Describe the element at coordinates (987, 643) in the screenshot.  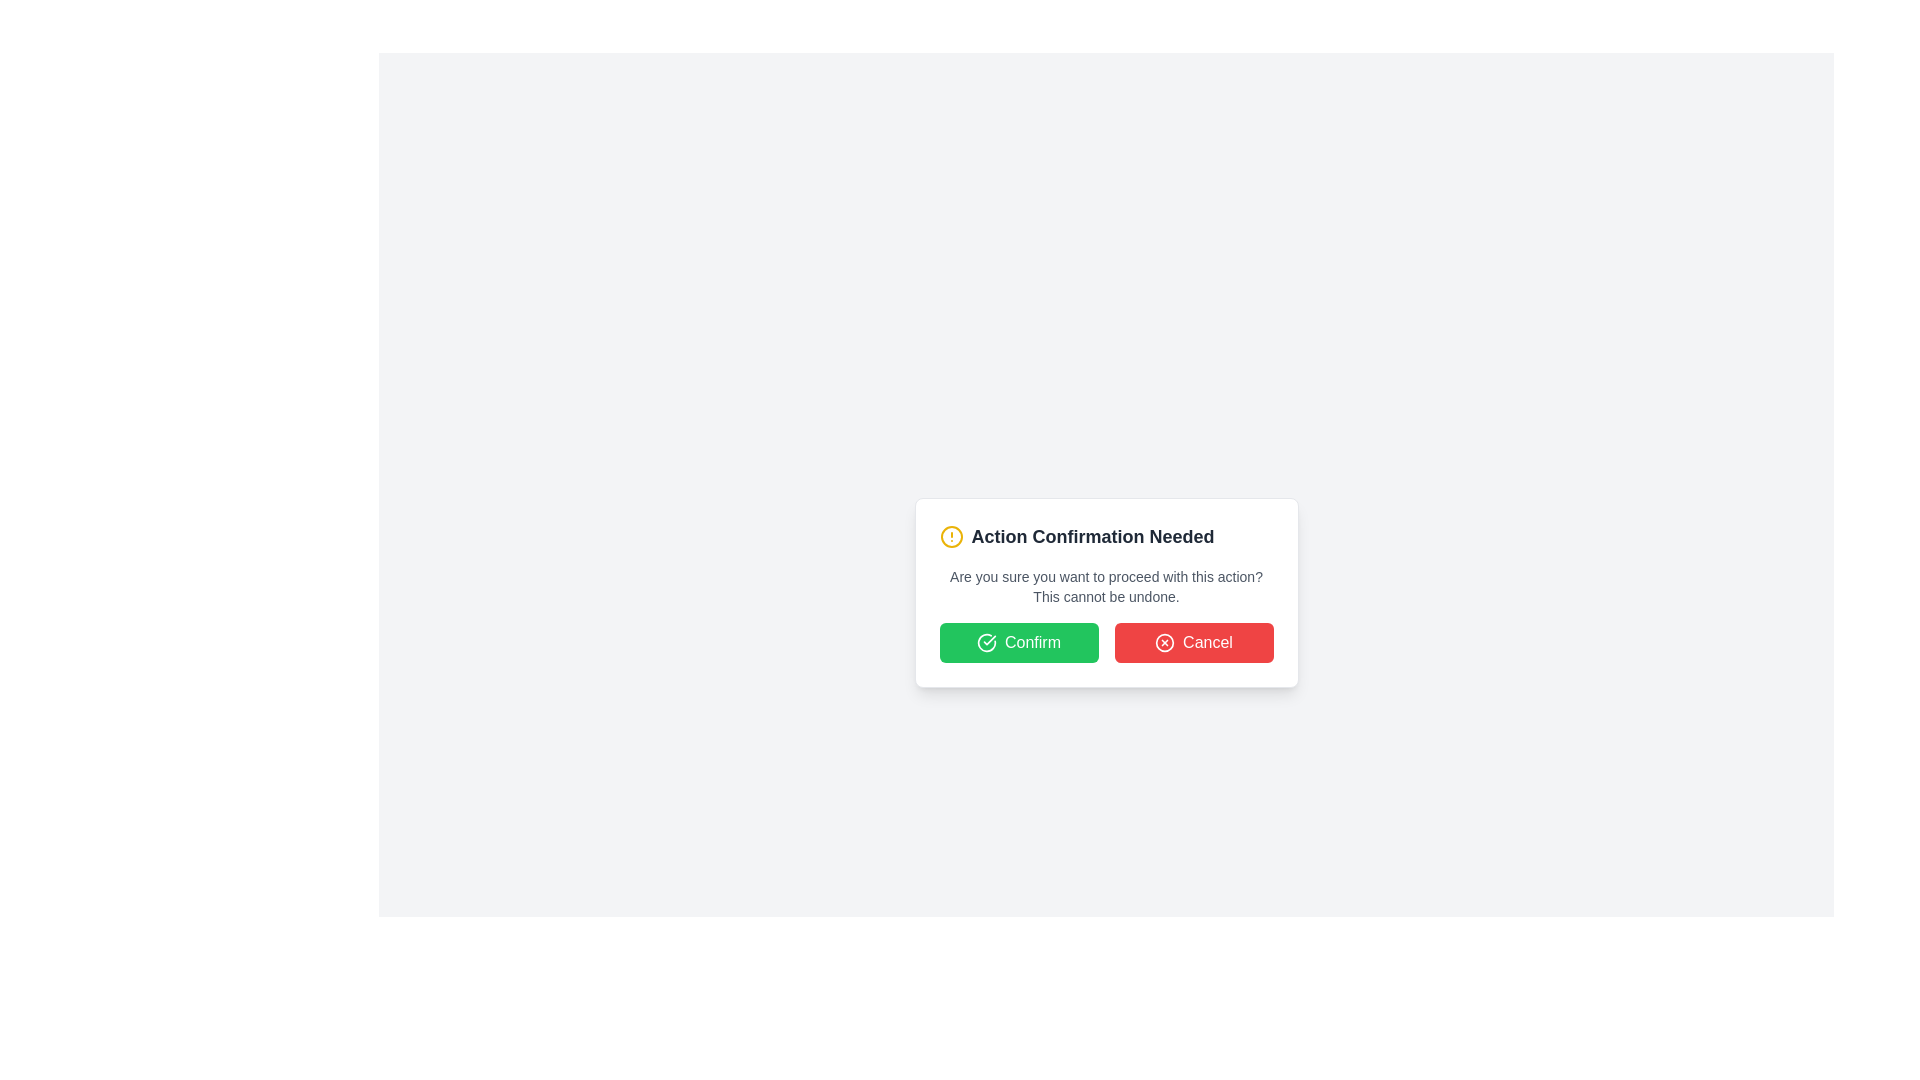
I see `the confirmation indicator icon located to the left of the 'Confirm' text within the green button in the dialog box` at that location.